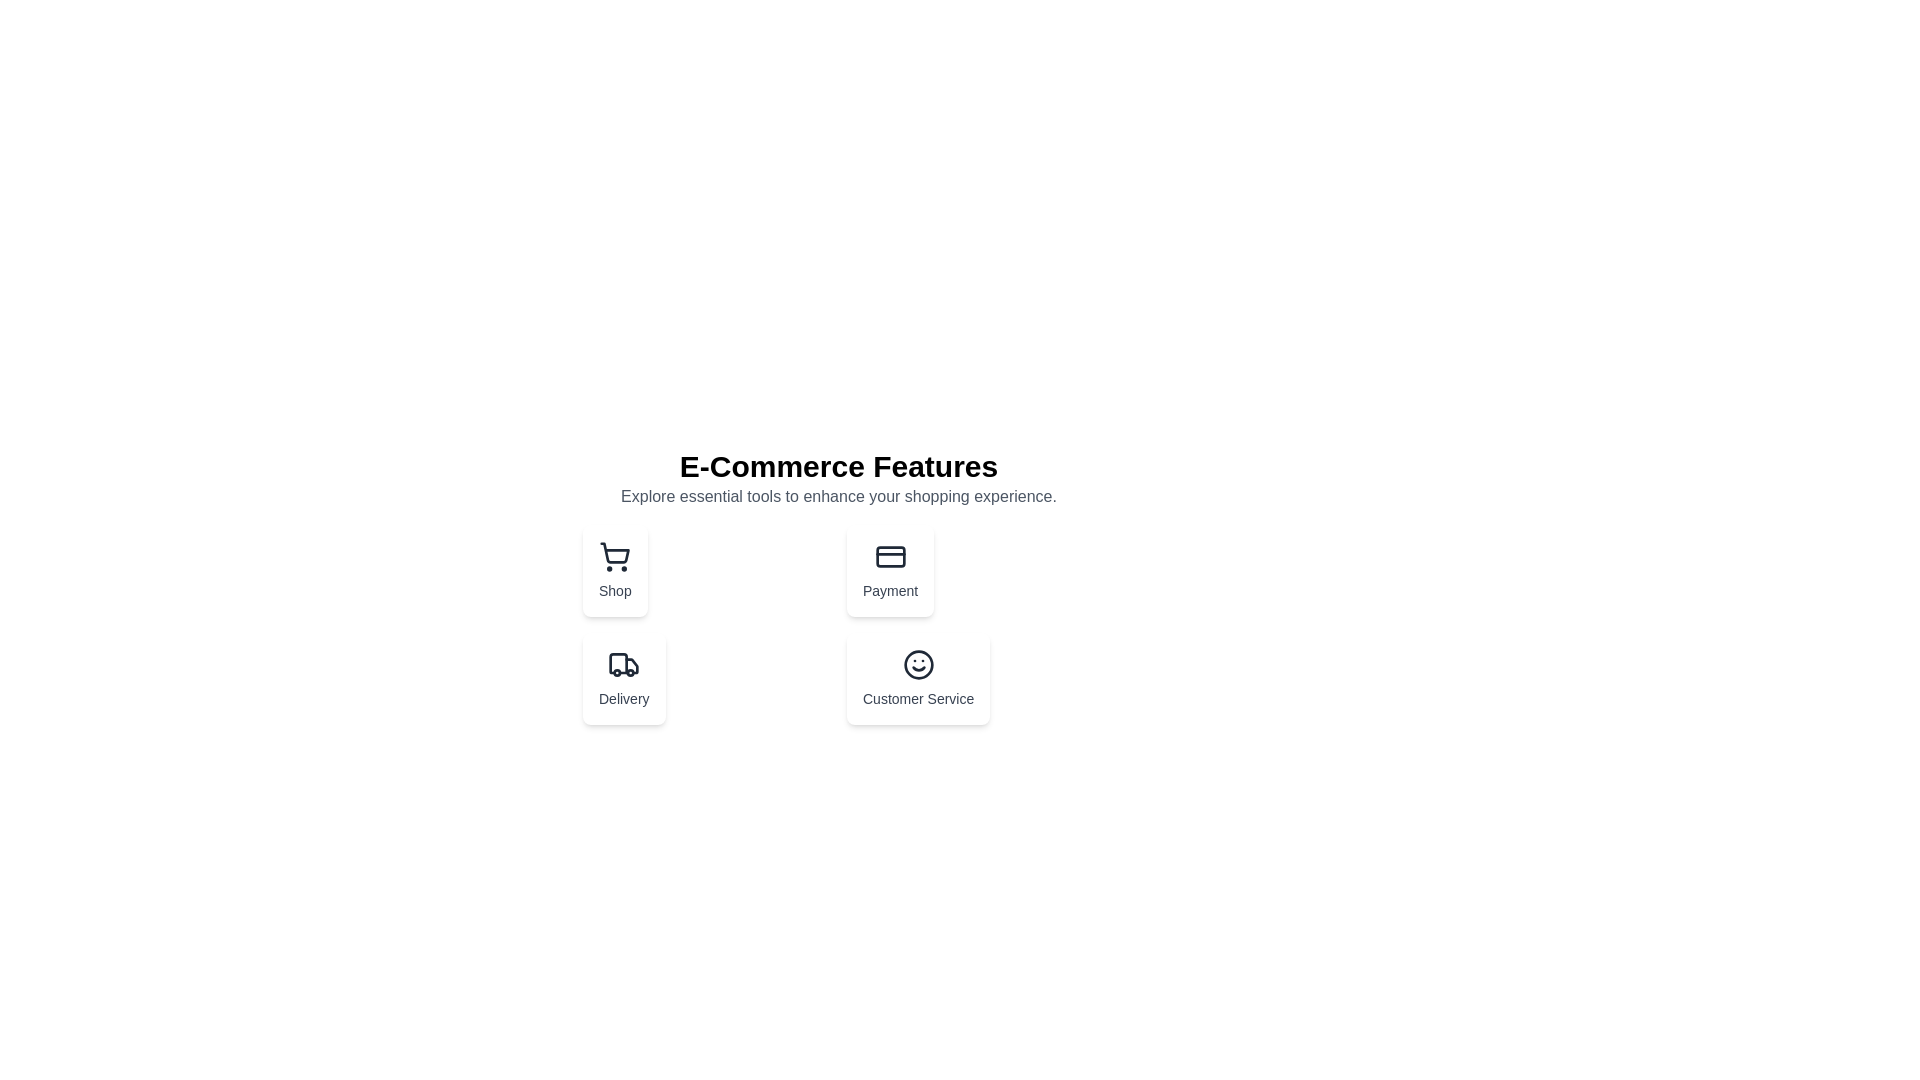 This screenshot has height=1080, width=1920. Describe the element at coordinates (839, 581) in the screenshot. I see `the Payment section button, which is the second component in the upper row of the grid layout, located to the right of the 'Shop' button and above 'Customer Service'` at that location.